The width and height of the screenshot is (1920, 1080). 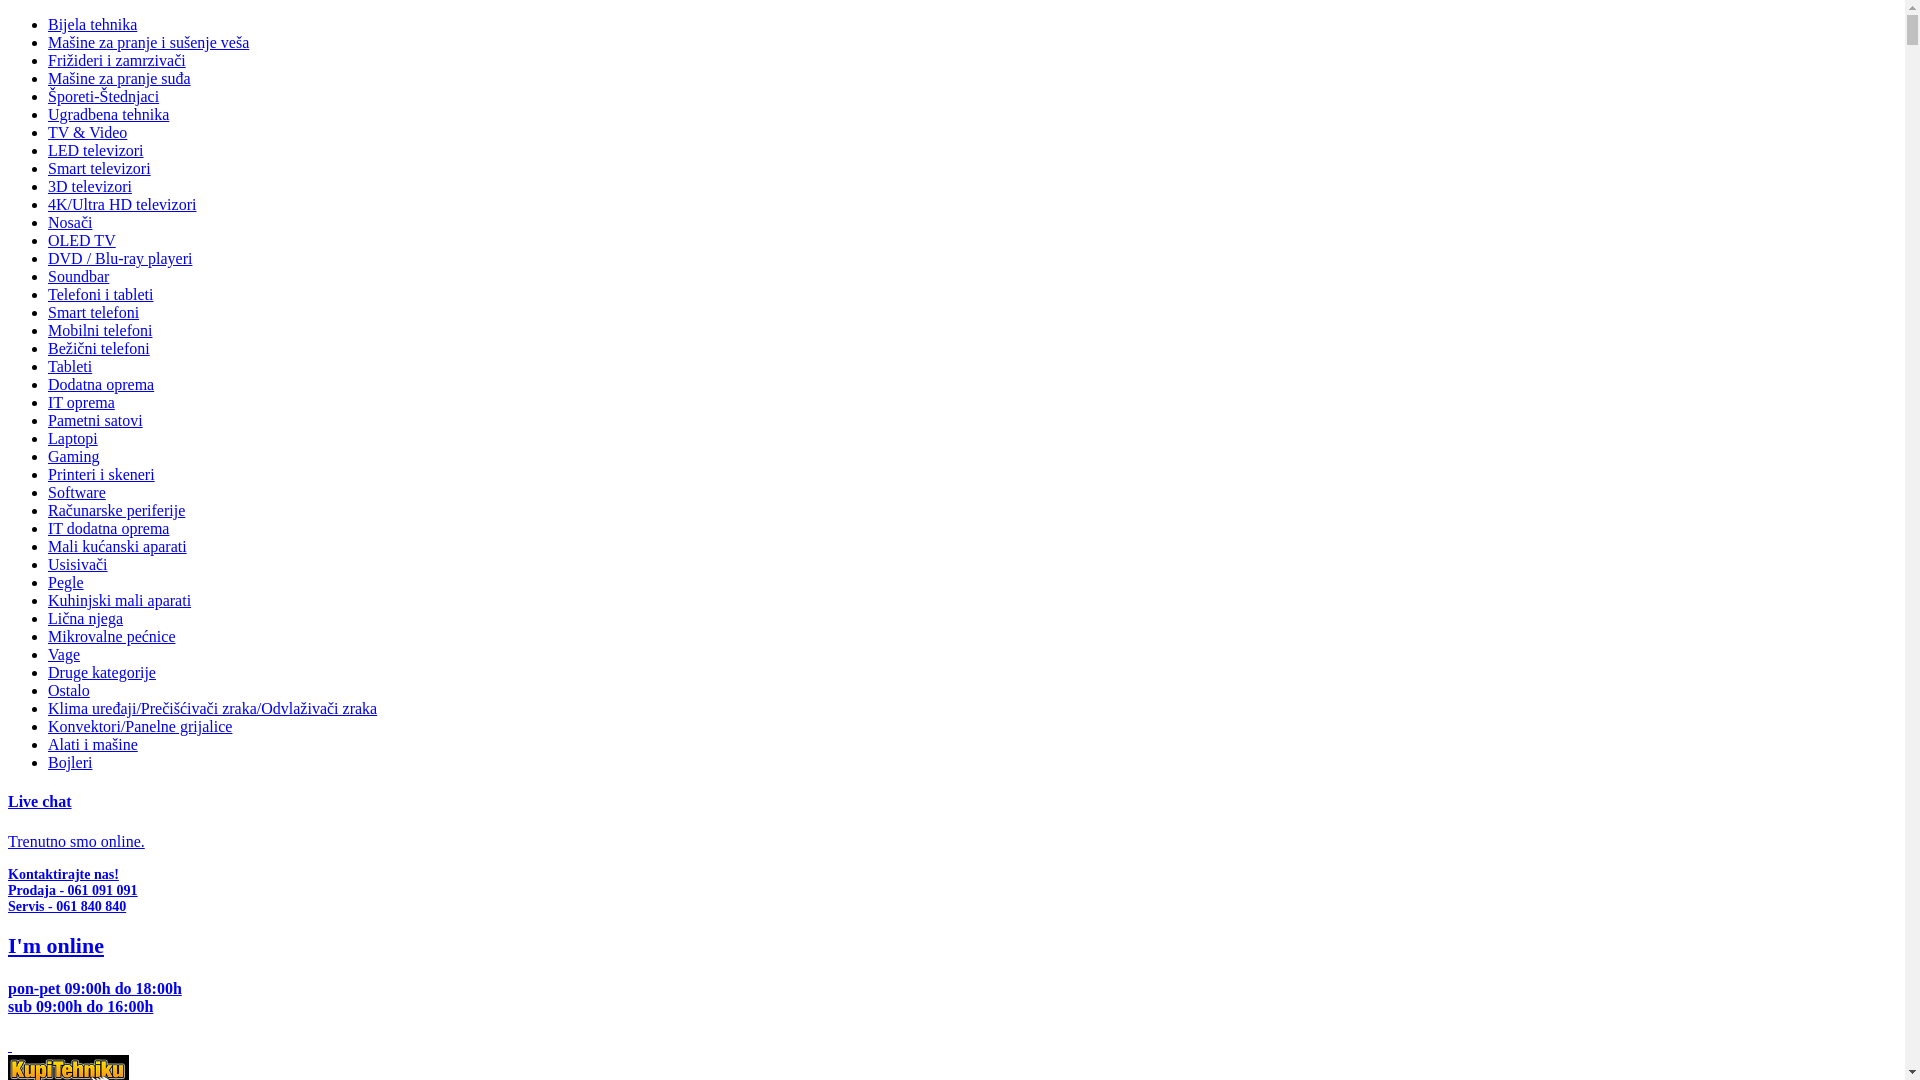 What do you see at coordinates (80, 239) in the screenshot?
I see `'OLED TV'` at bounding box center [80, 239].